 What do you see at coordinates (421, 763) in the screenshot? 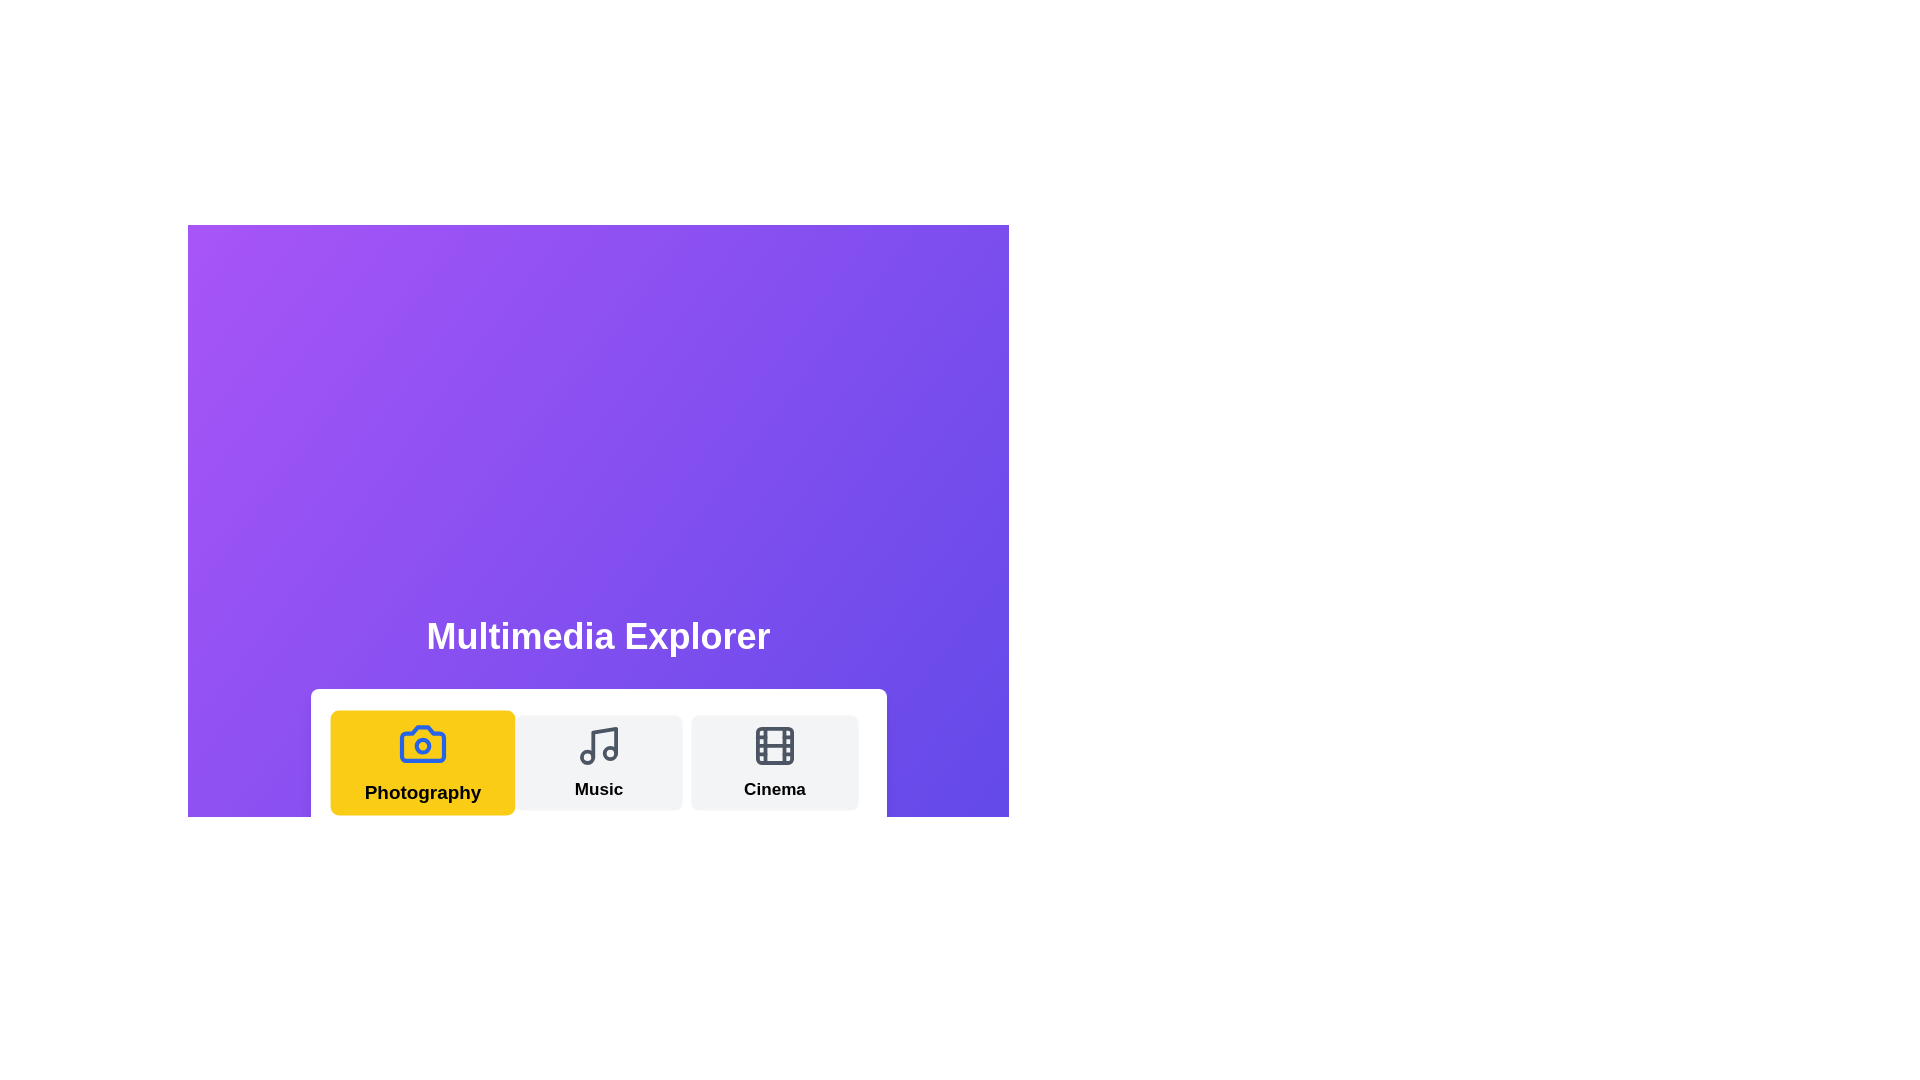
I see `the button corresponding to the category Photography` at bounding box center [421, 763].